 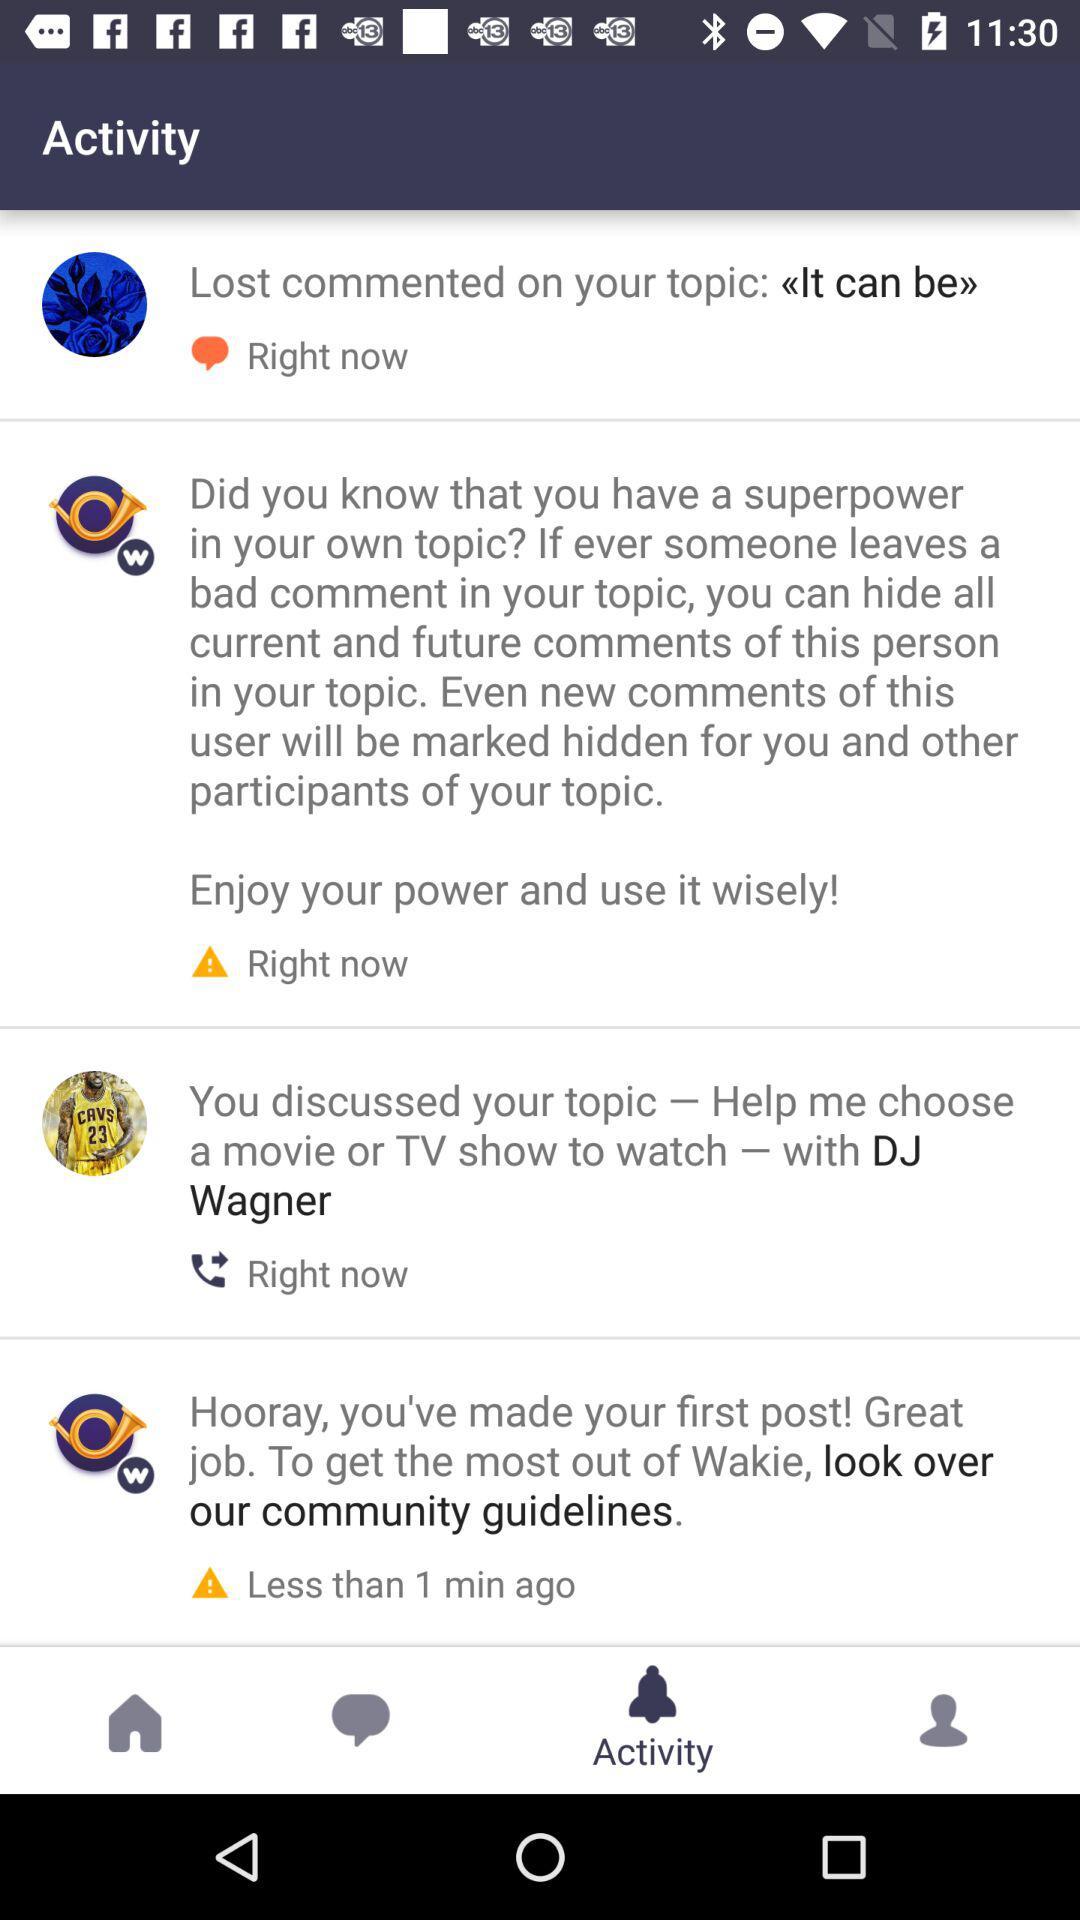 I want to click on profile, so click(x=94, y=1123).